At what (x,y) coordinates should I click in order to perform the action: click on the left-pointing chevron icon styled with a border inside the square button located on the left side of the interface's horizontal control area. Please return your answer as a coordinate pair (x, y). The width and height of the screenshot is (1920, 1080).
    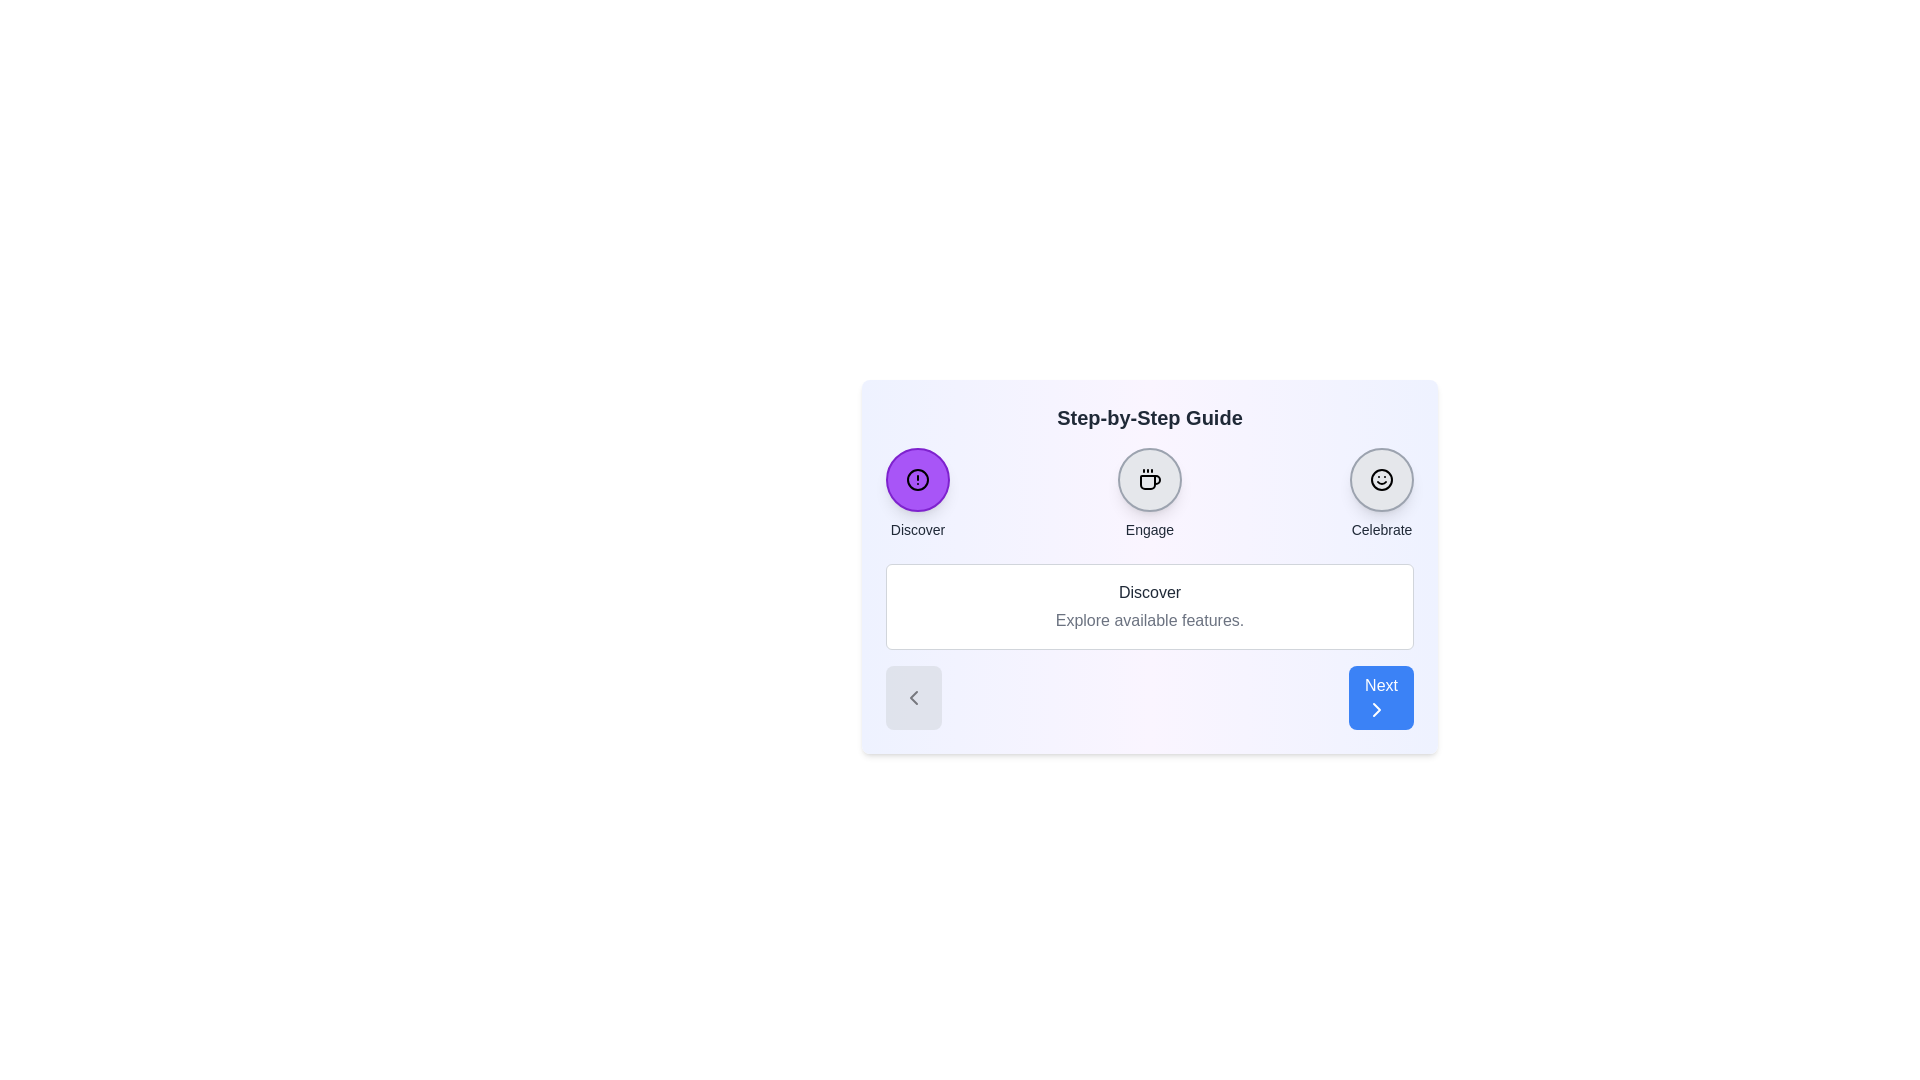
    Looking at the image, I should click on (912, 697).